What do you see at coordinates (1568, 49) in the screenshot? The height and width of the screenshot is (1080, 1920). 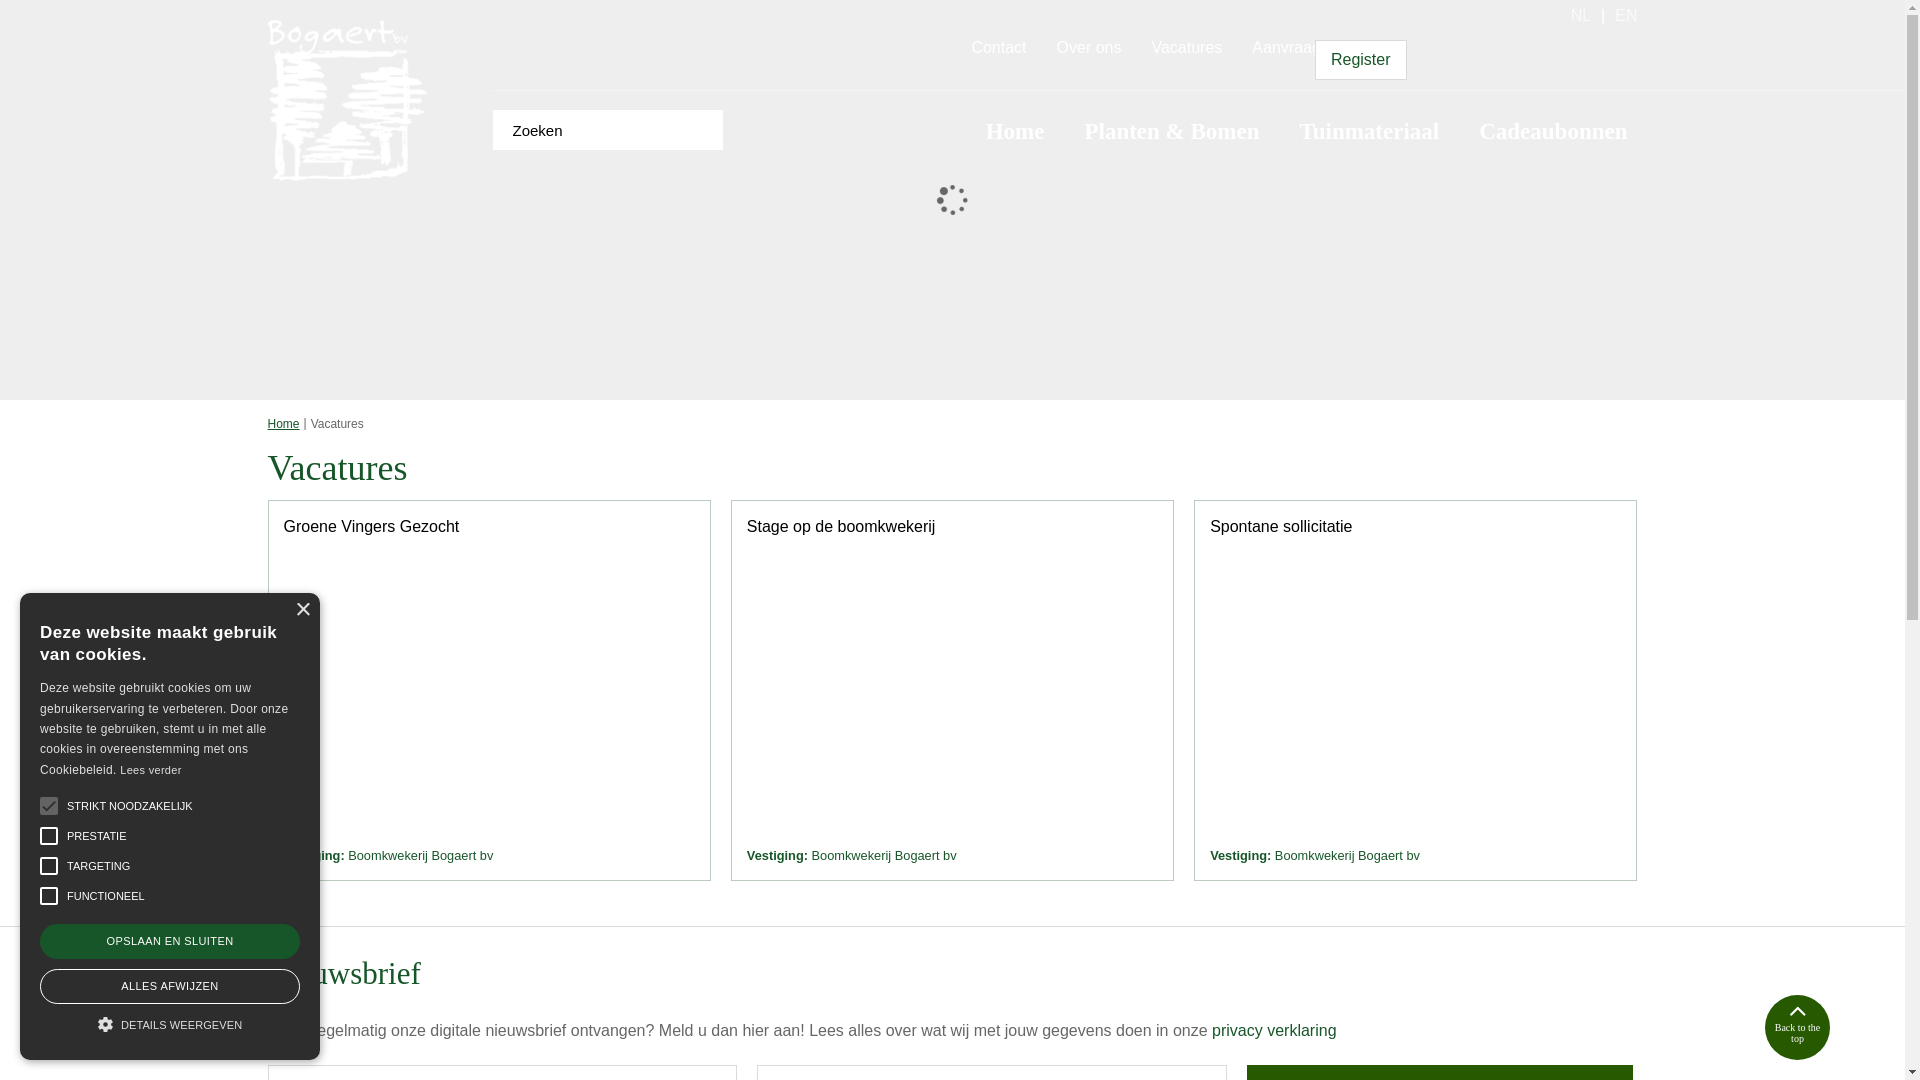 I see `'Ga naar je winkelwagen'` at bounding box center [1568, 49].